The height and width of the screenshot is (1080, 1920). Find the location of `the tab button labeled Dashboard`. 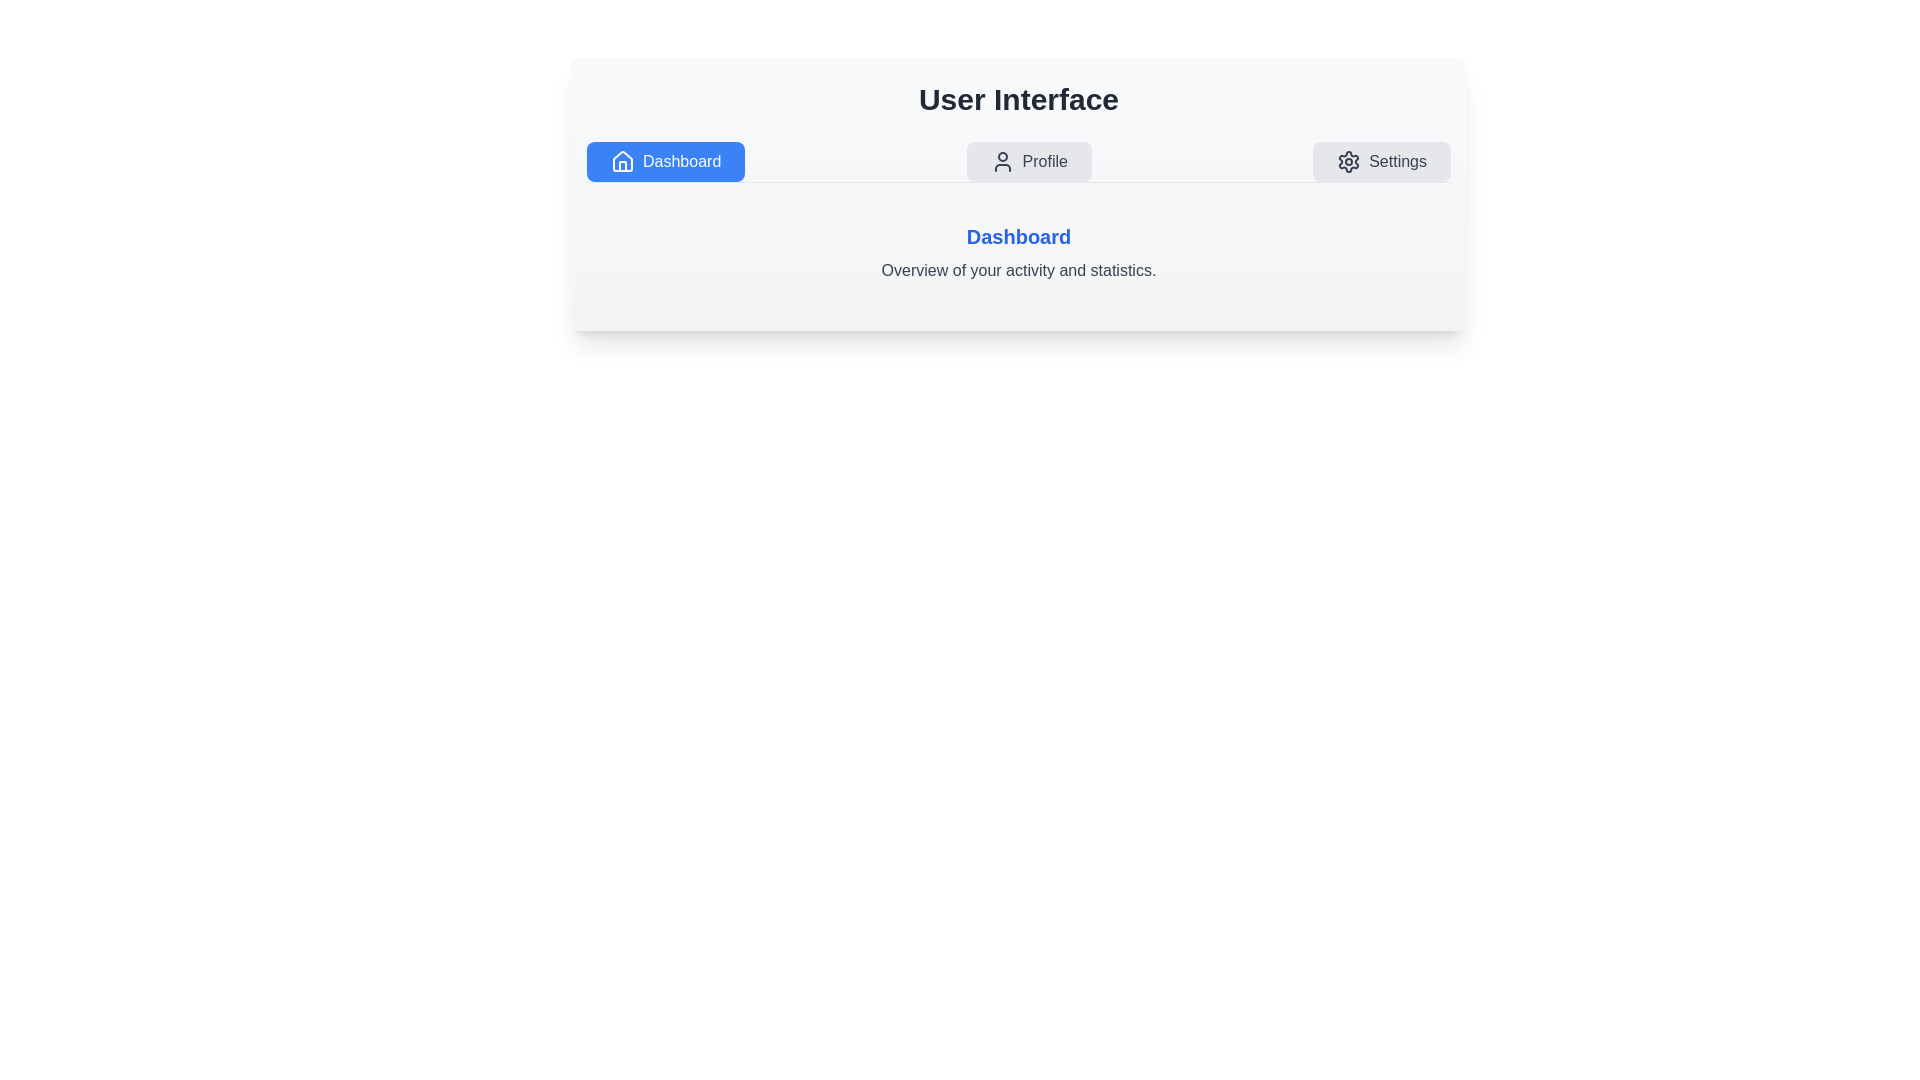

the tab button labeled Dashboard is located at coordinates (666, 161).